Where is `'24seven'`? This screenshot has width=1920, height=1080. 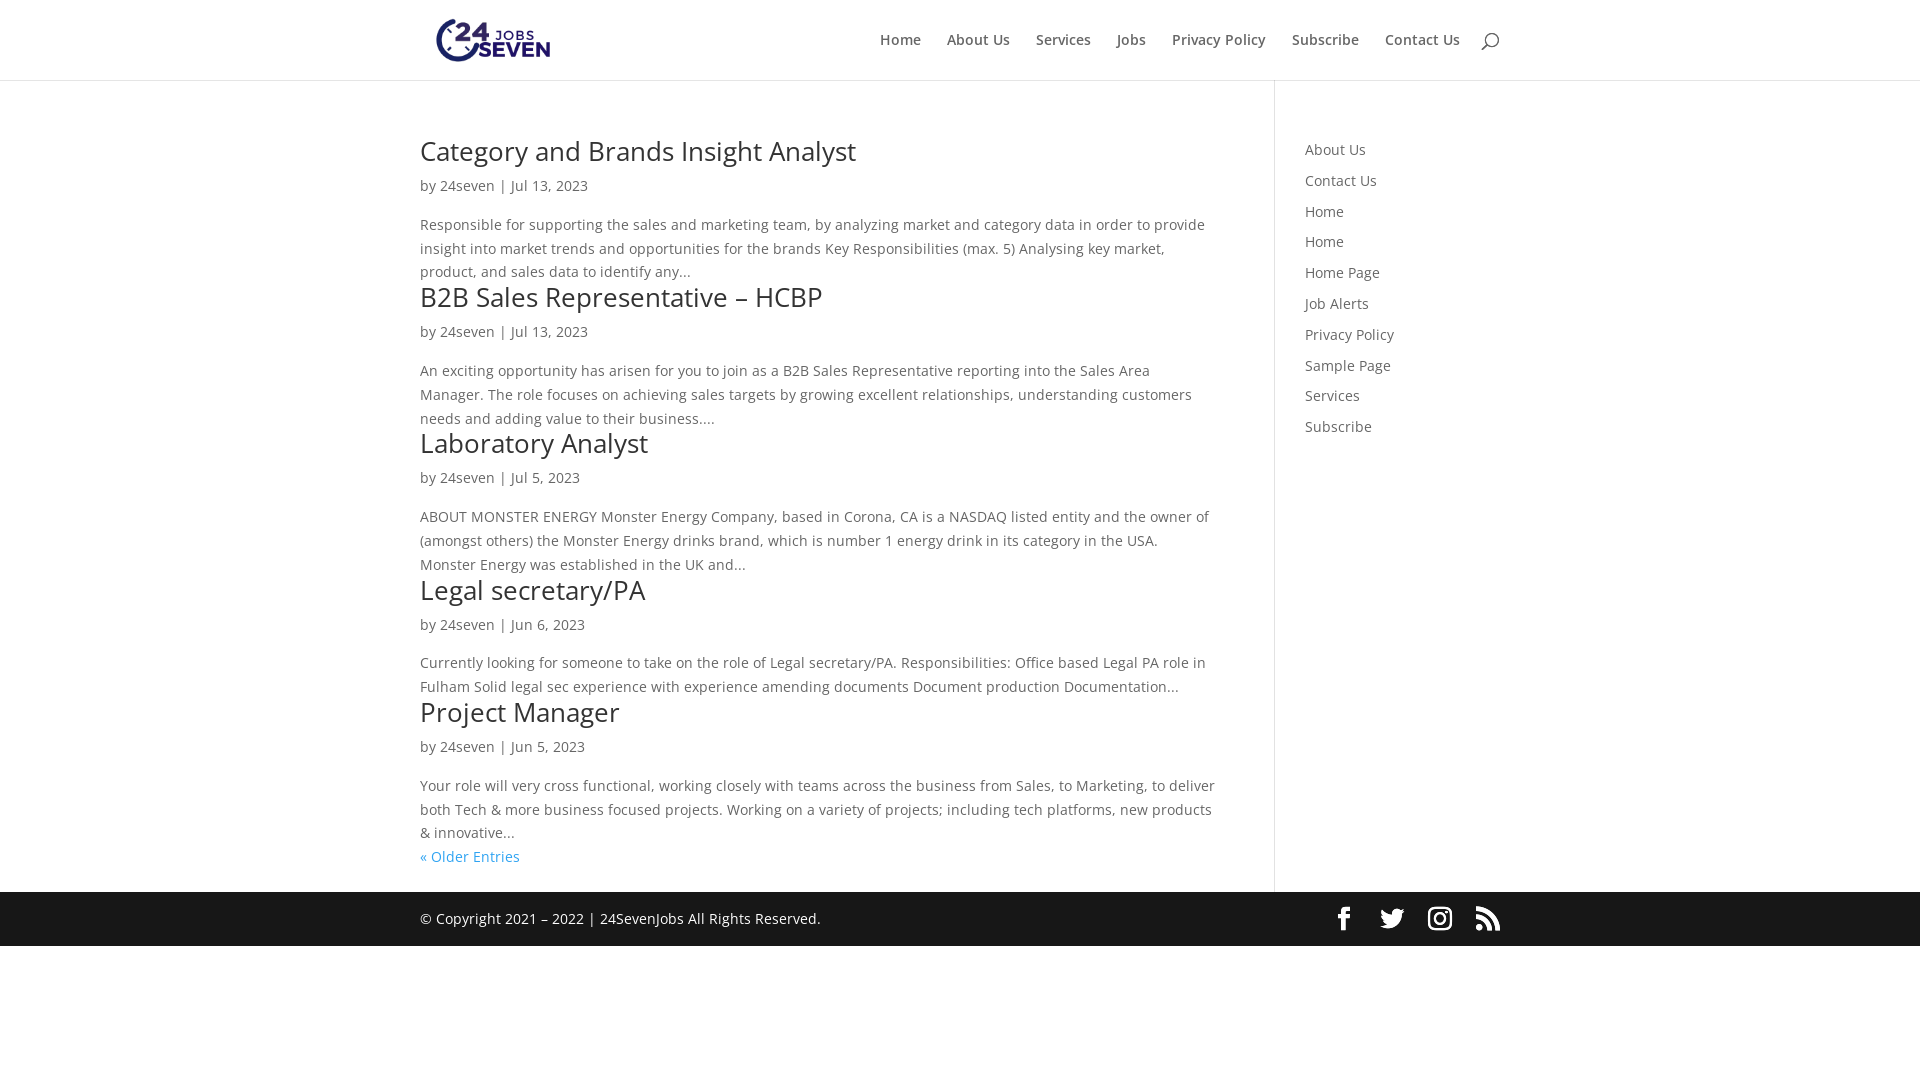
'24seven' is located at coordinates (466, 477).